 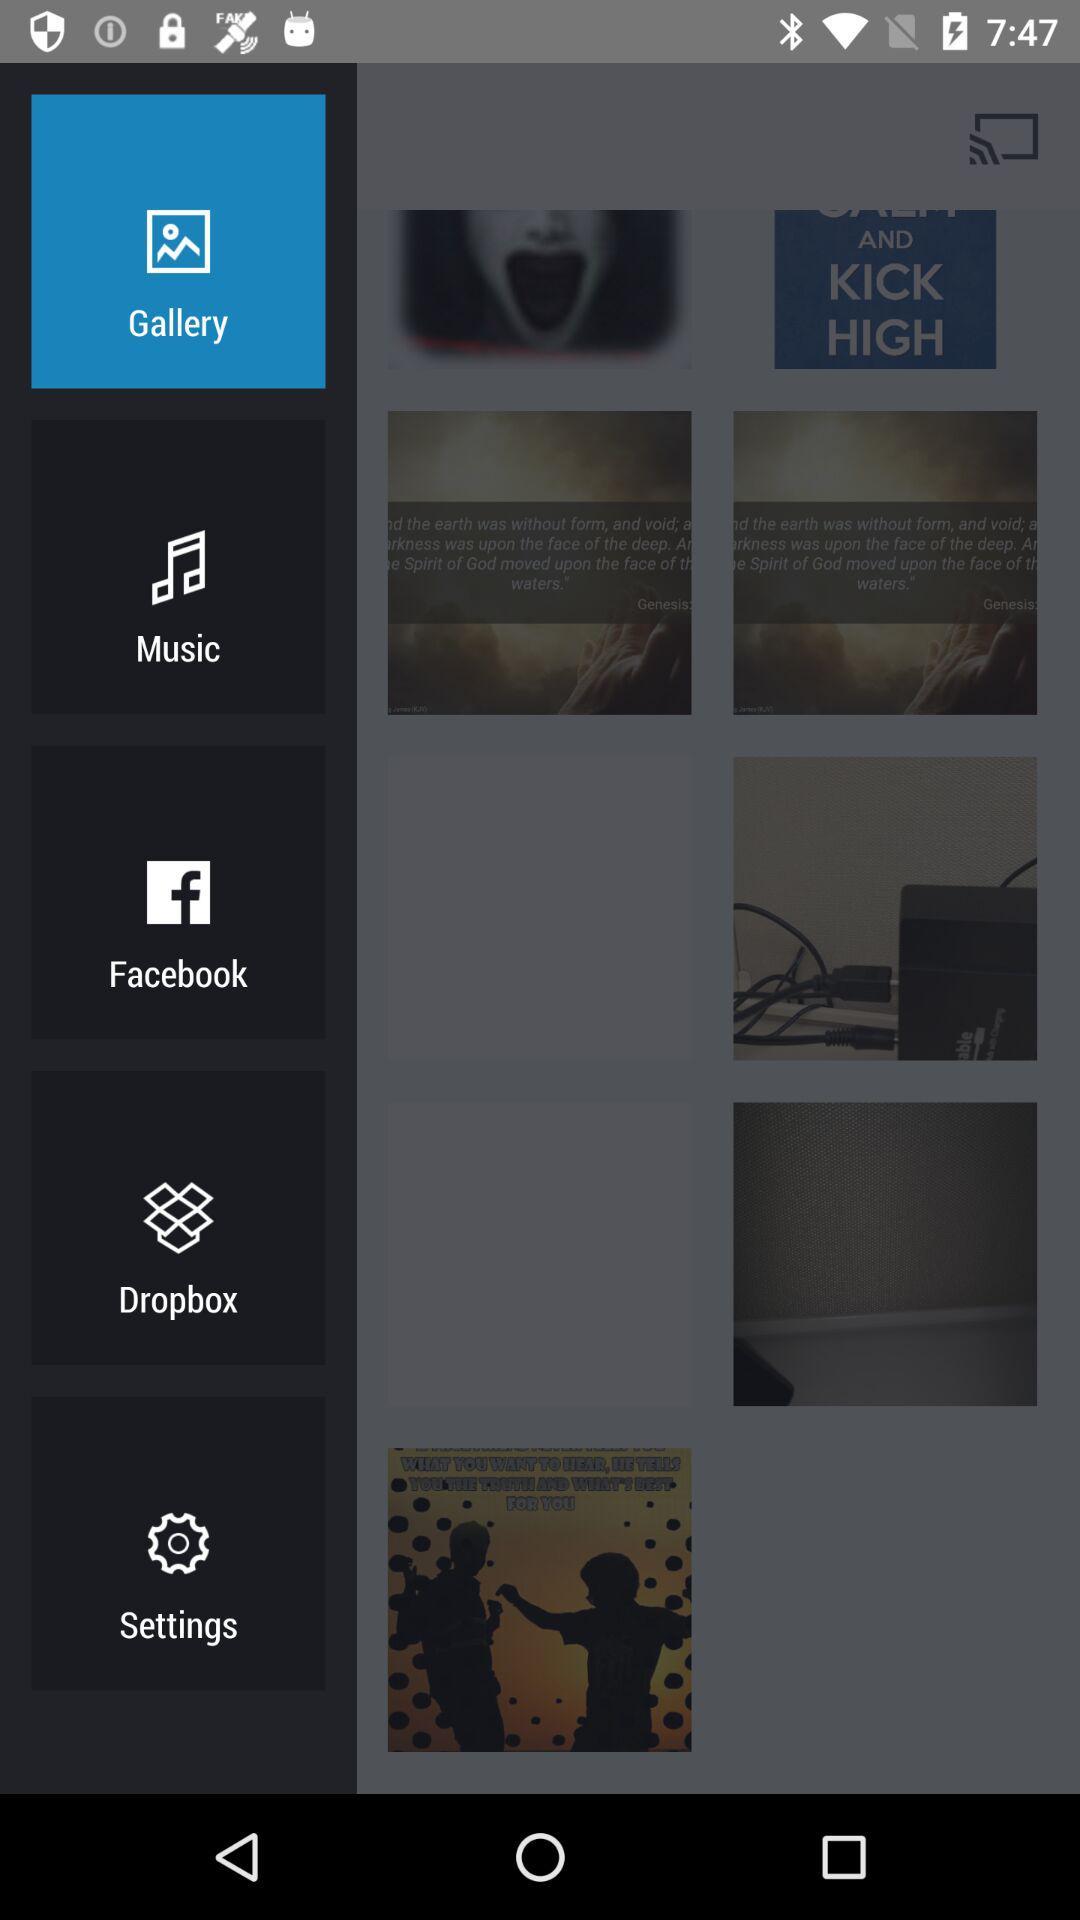 What do you see at coordinates (177, 972) in the screenshot?
I see `the facebook app` at bounding box center [177, 972].